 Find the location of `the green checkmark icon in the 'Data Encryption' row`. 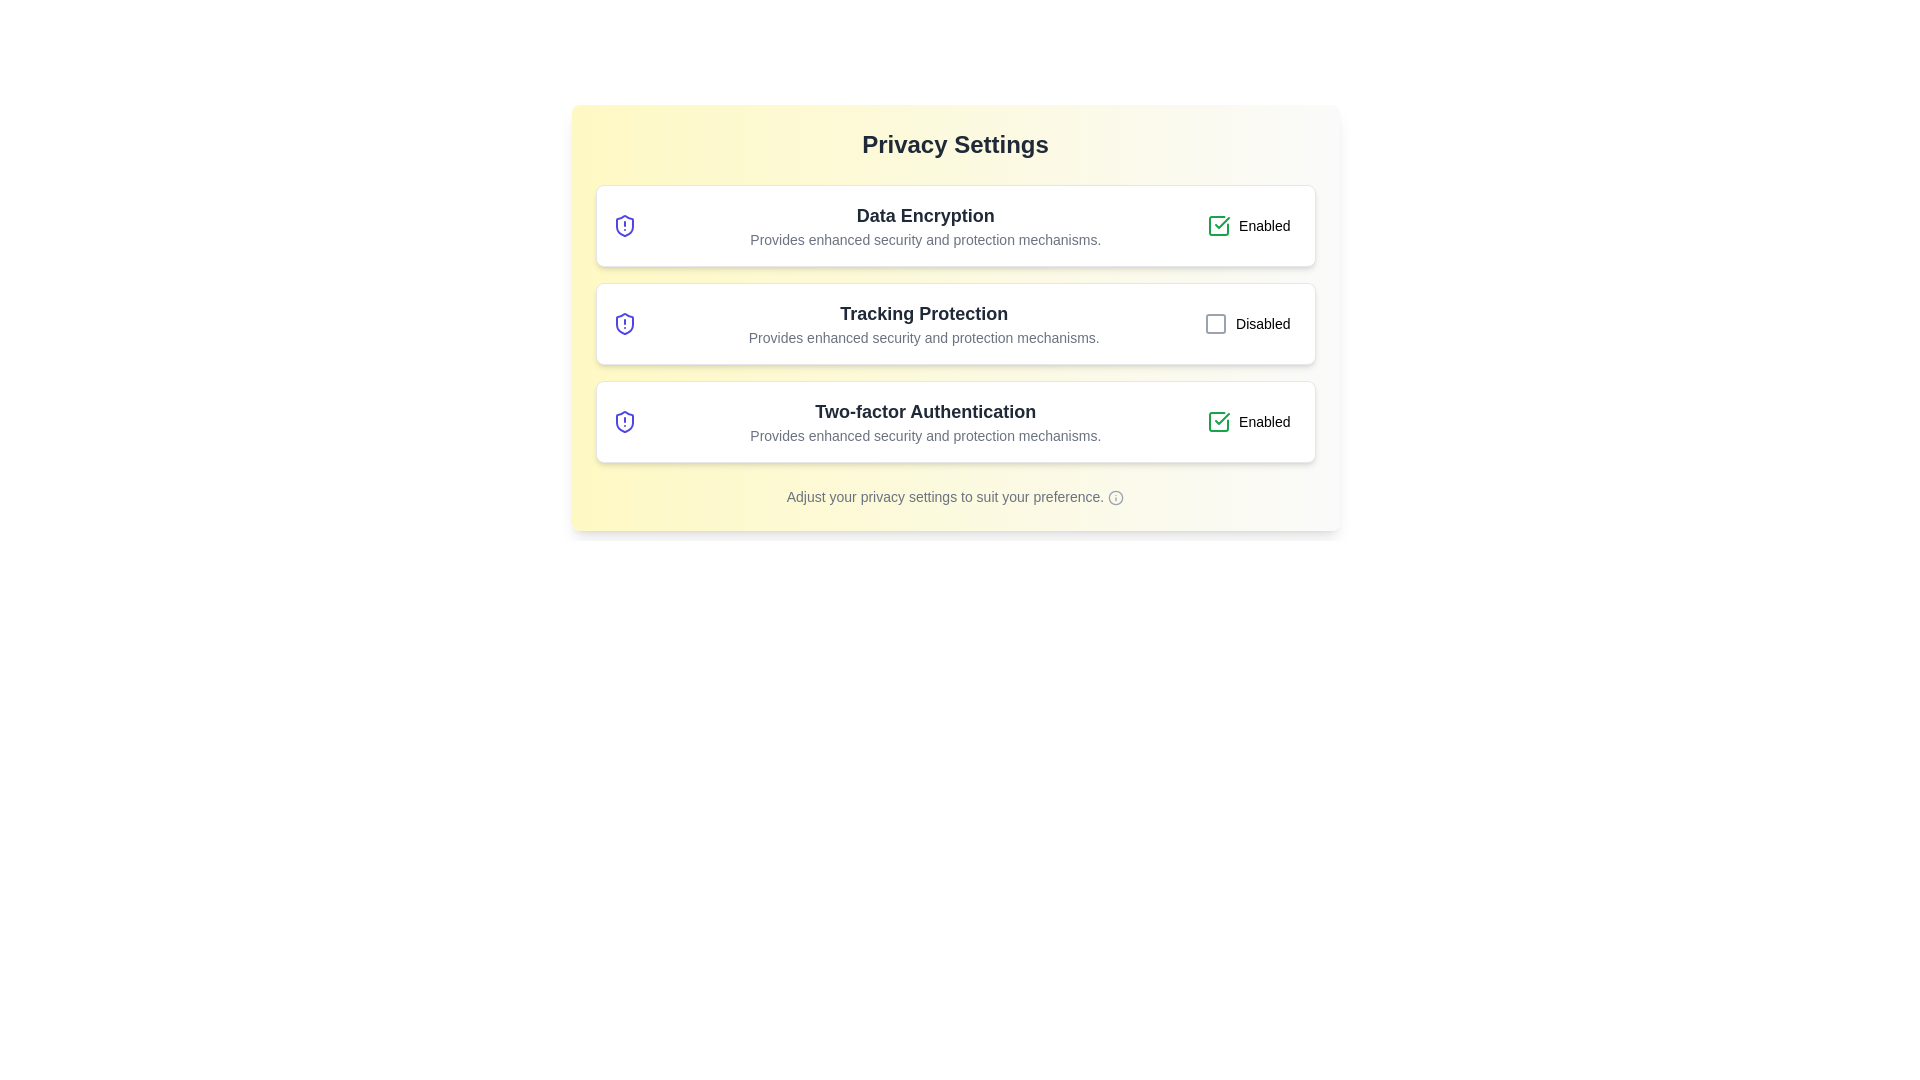

the green checkmark icon in the 'Data Encryption' row is located at coordinates (1218, 225).